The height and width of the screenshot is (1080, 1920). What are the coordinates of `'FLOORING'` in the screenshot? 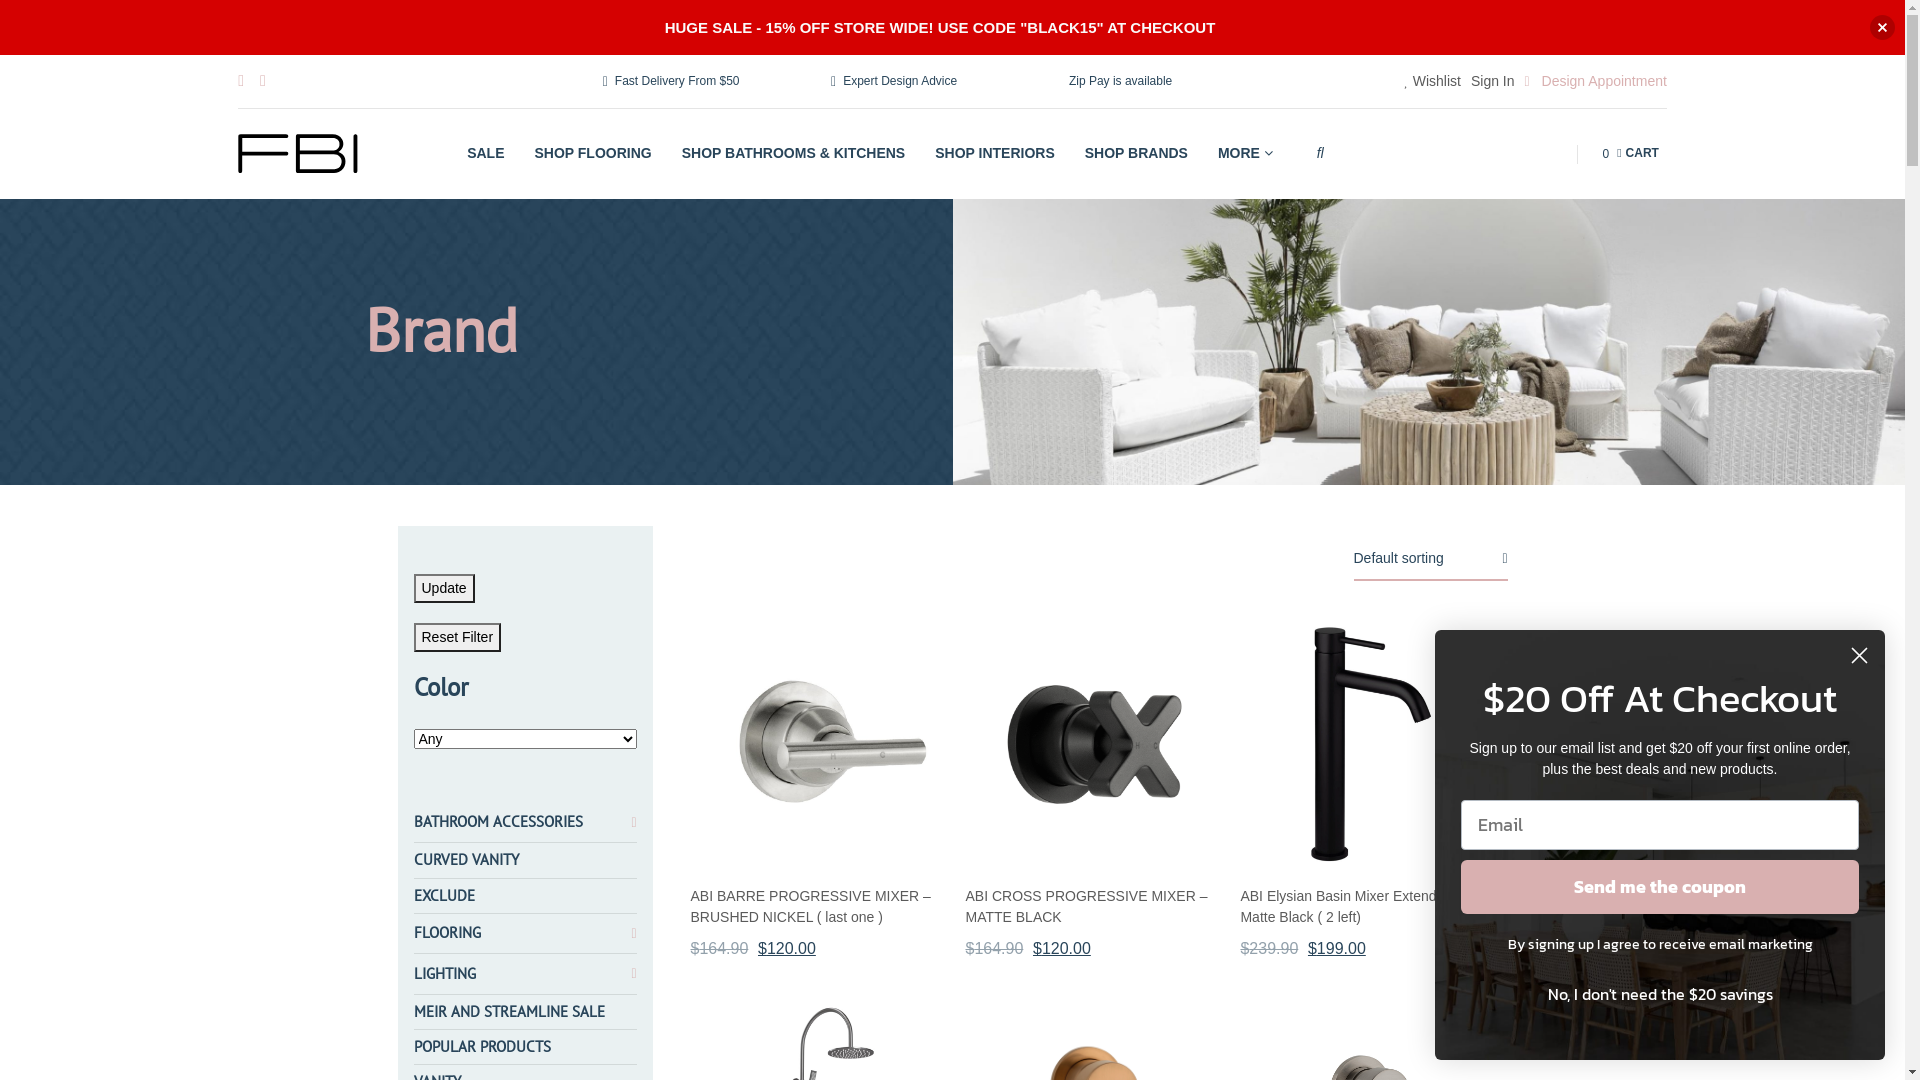 It's located at (446, 933).